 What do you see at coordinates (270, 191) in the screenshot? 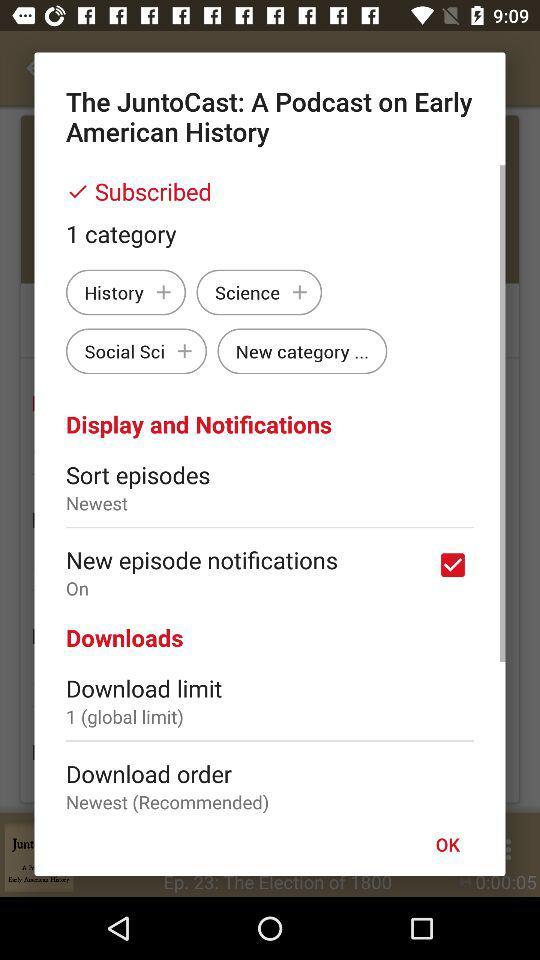
I see `item above the 1 category item` at bounding box center [270, 191].